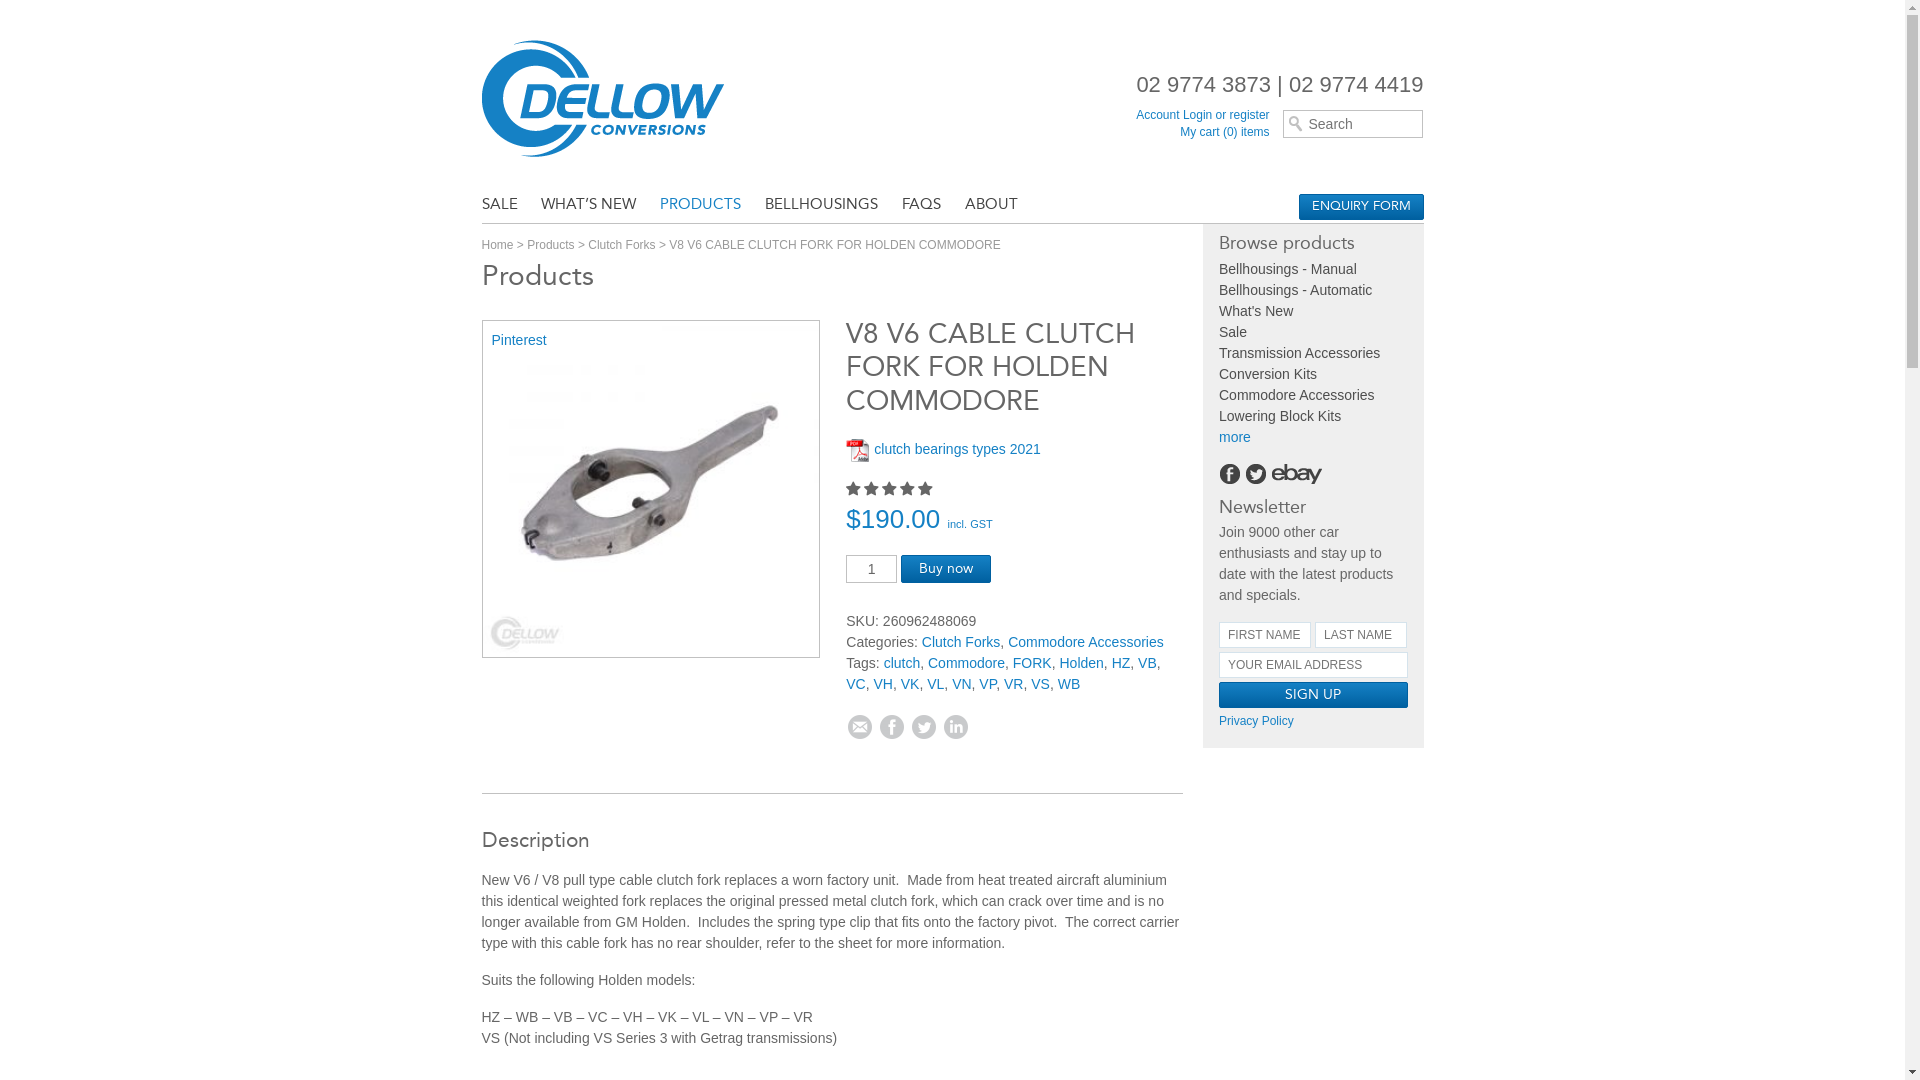 This screenshot has width=1920, height=1080. Describe the element at coordinates (1287, 268) in the screenshot. I see `'Bellhousings - Manual'` at that location.